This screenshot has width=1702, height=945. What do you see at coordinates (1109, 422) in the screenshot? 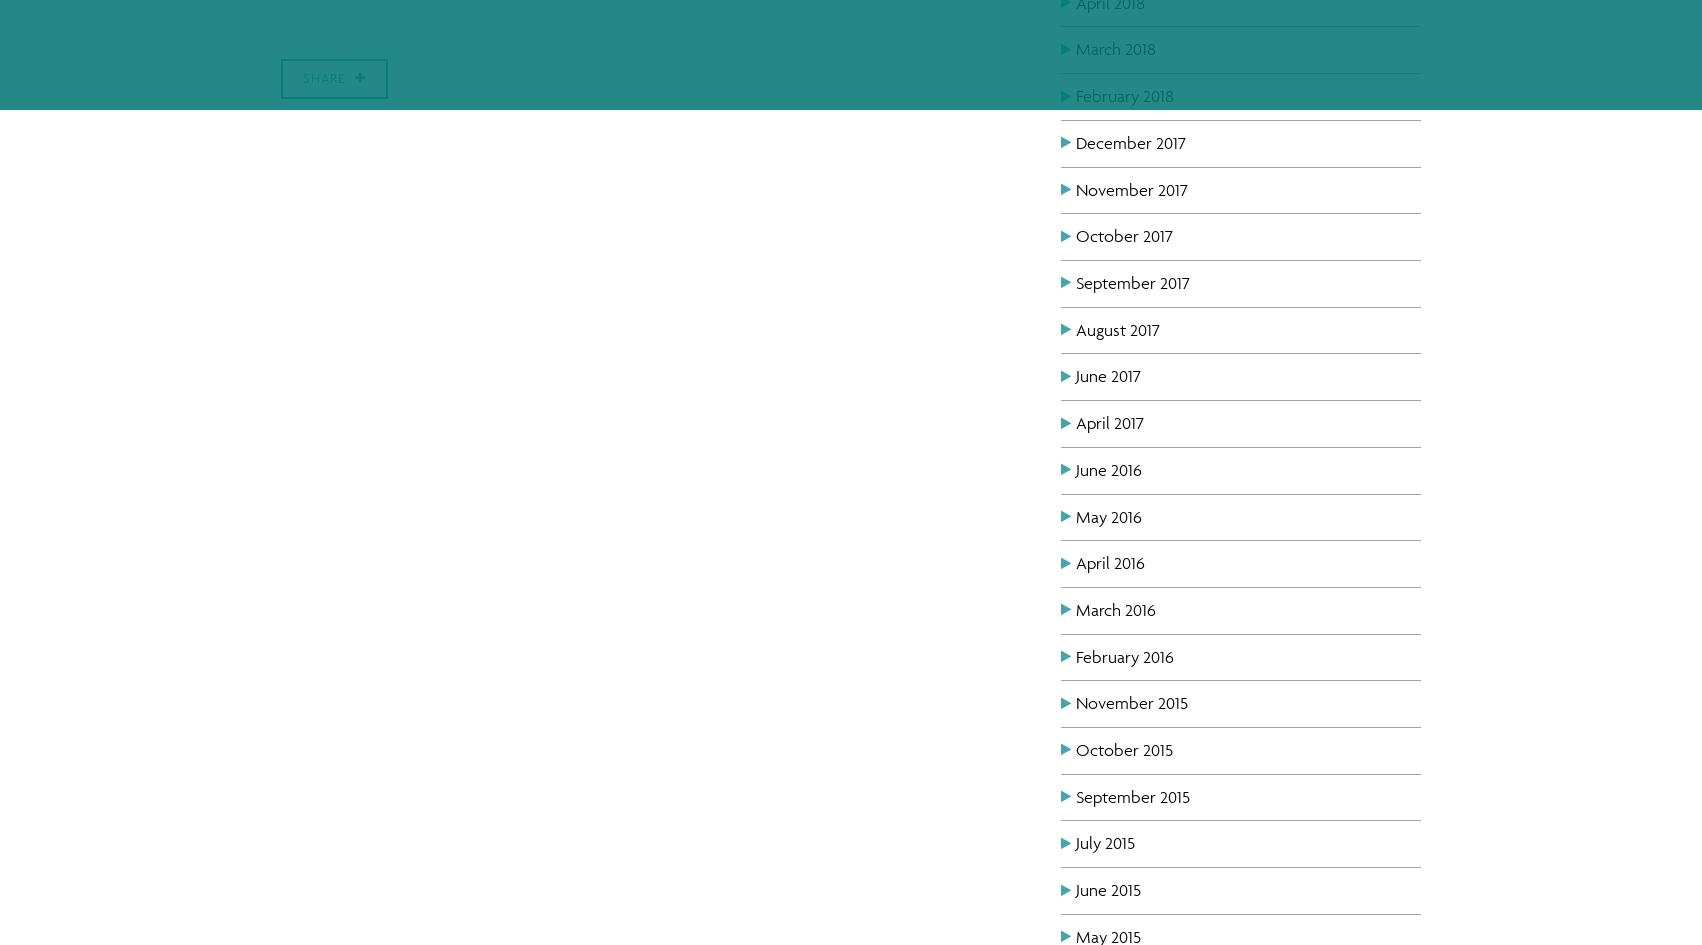
I see `'April 2017'` at bounding box center [1109, 422].